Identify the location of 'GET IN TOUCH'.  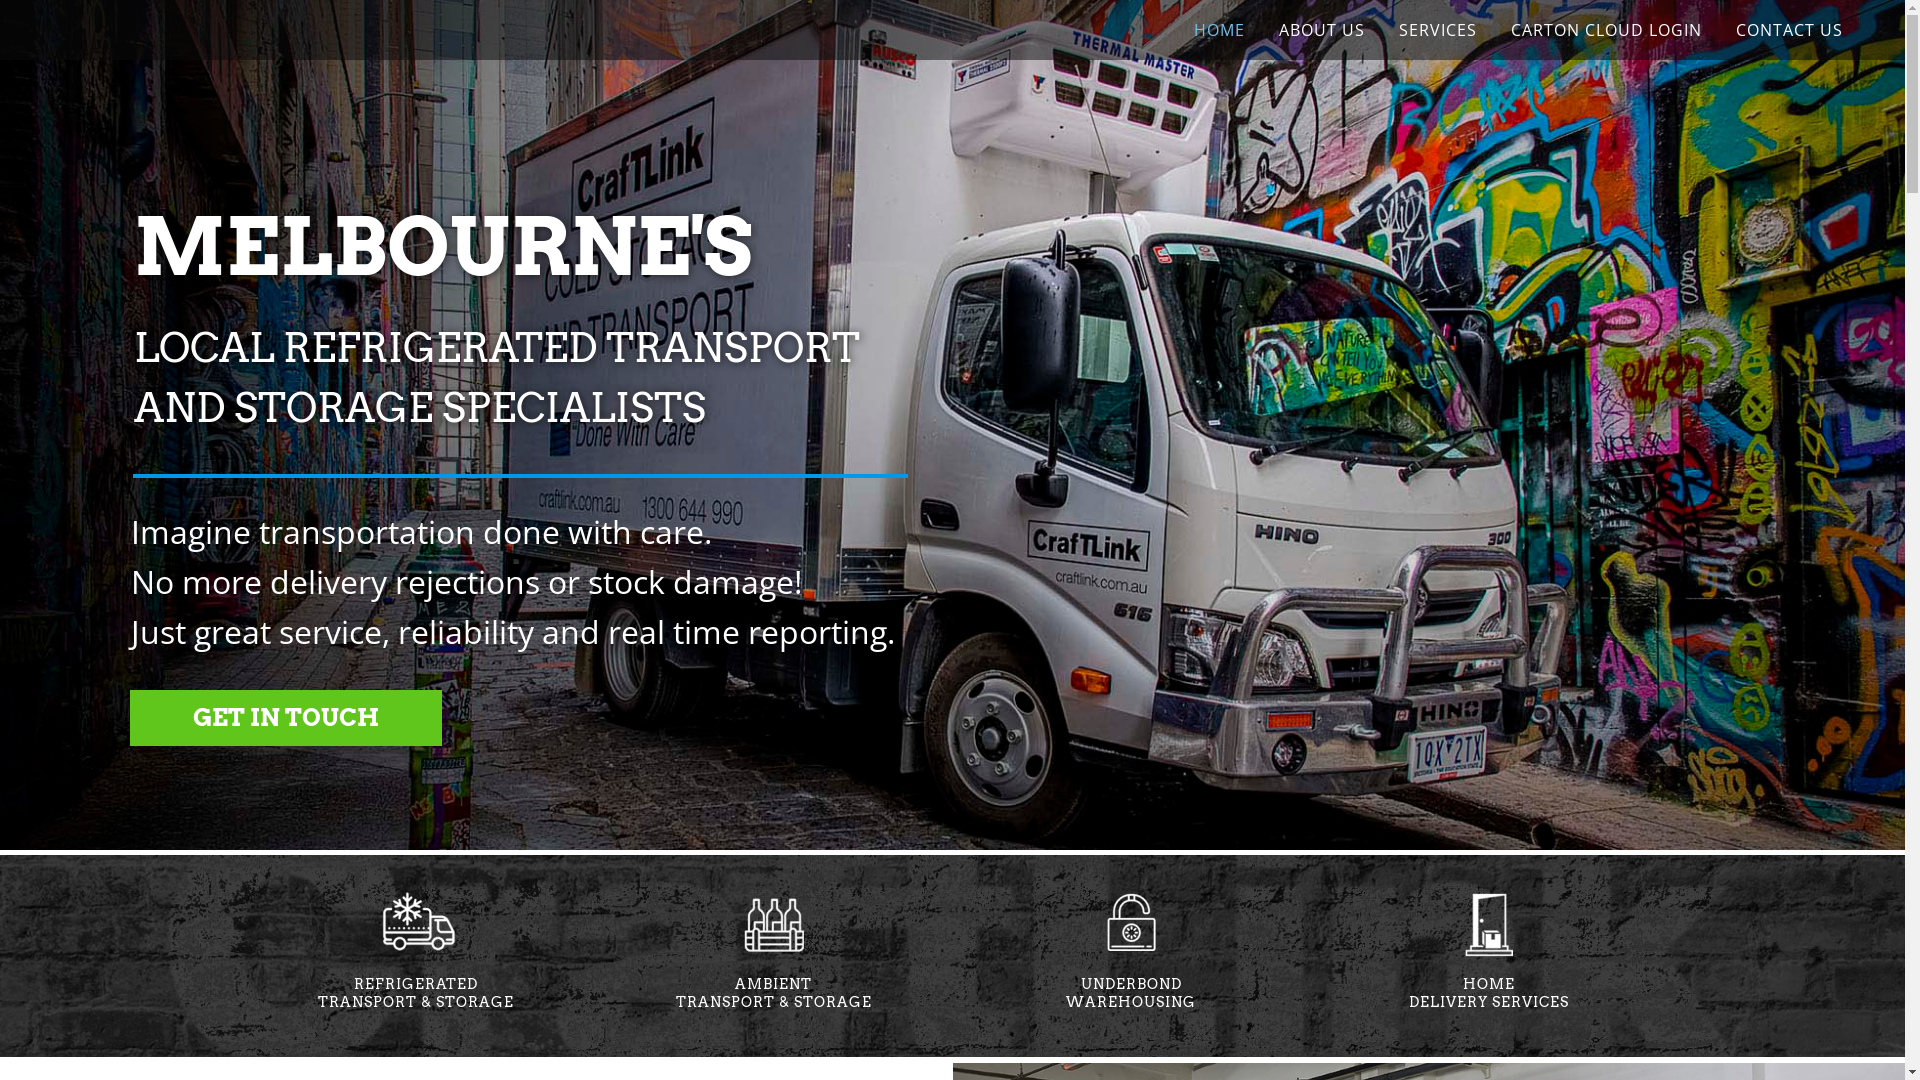
(285, 716).